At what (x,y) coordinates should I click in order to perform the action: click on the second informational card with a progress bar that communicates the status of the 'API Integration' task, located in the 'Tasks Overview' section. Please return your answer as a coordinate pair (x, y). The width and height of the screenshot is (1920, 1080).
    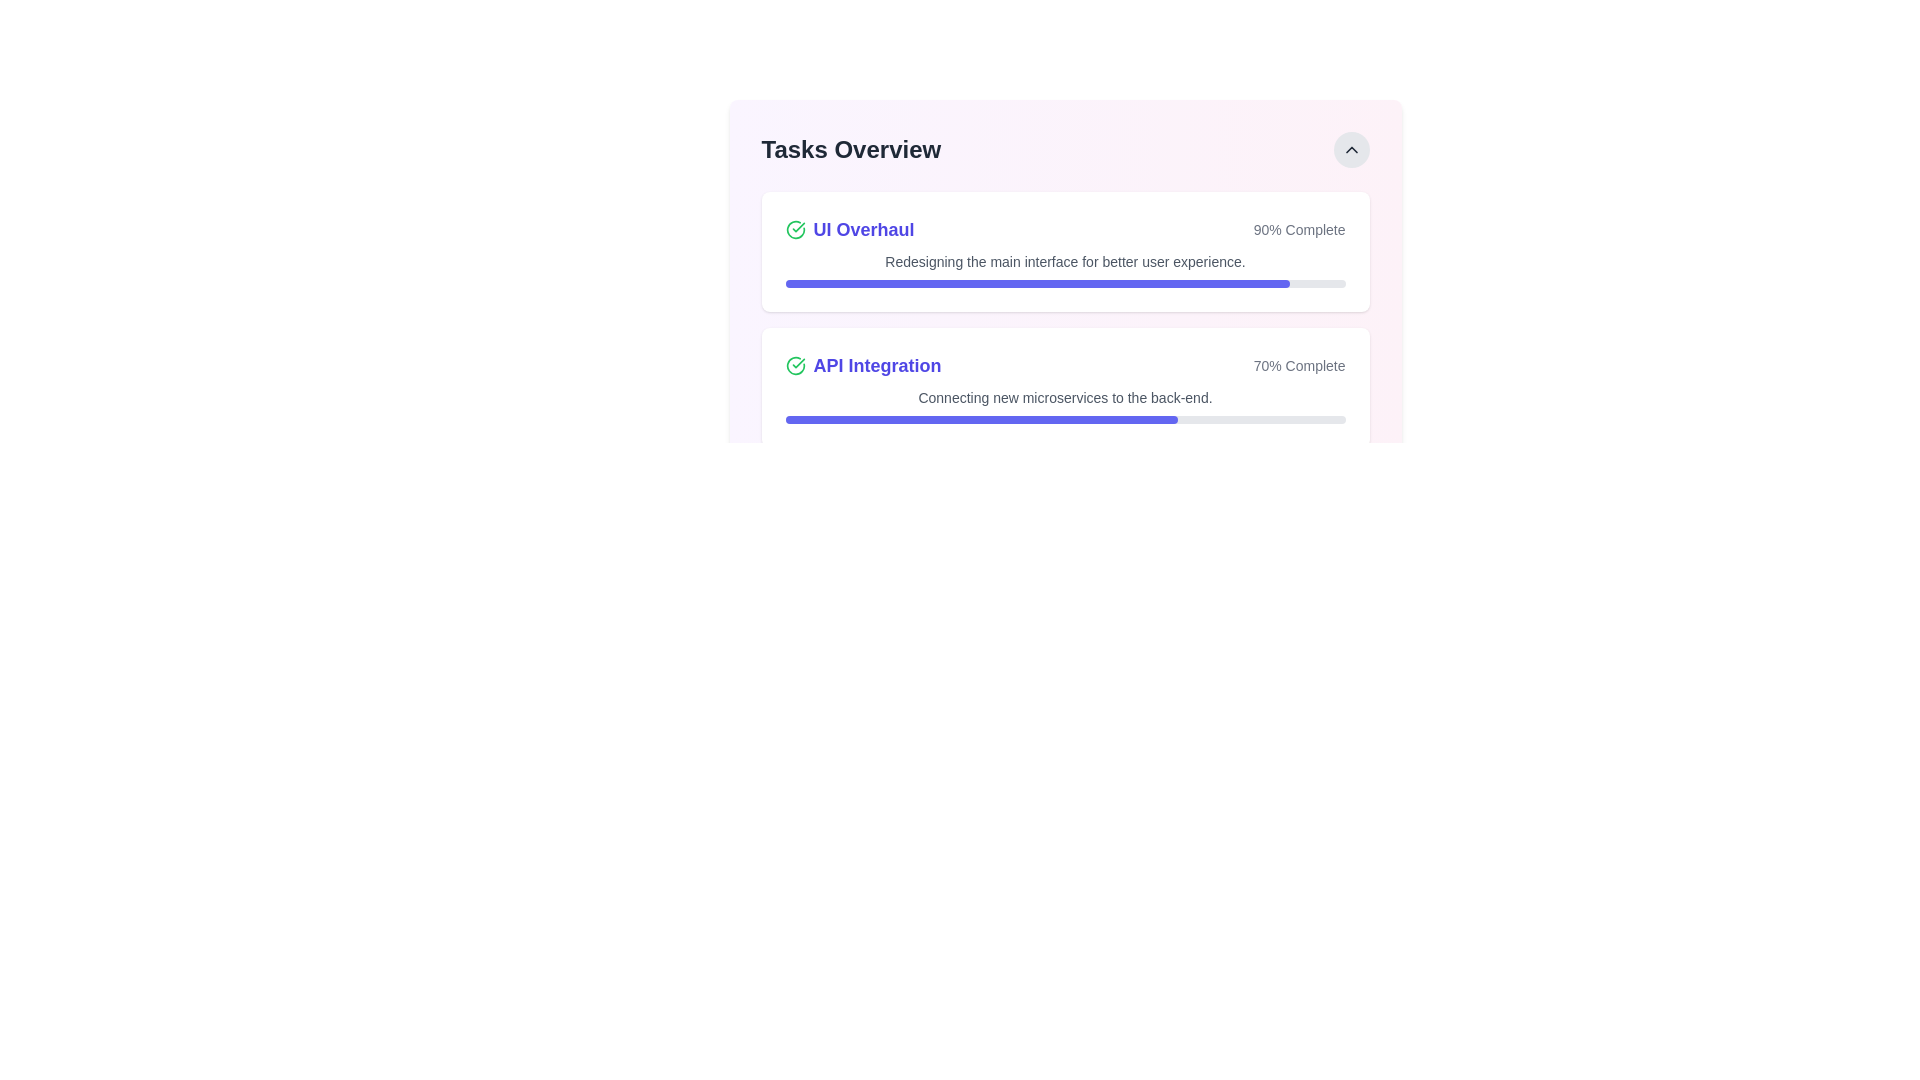
    Looking at the image, I should click on (1064, 388).